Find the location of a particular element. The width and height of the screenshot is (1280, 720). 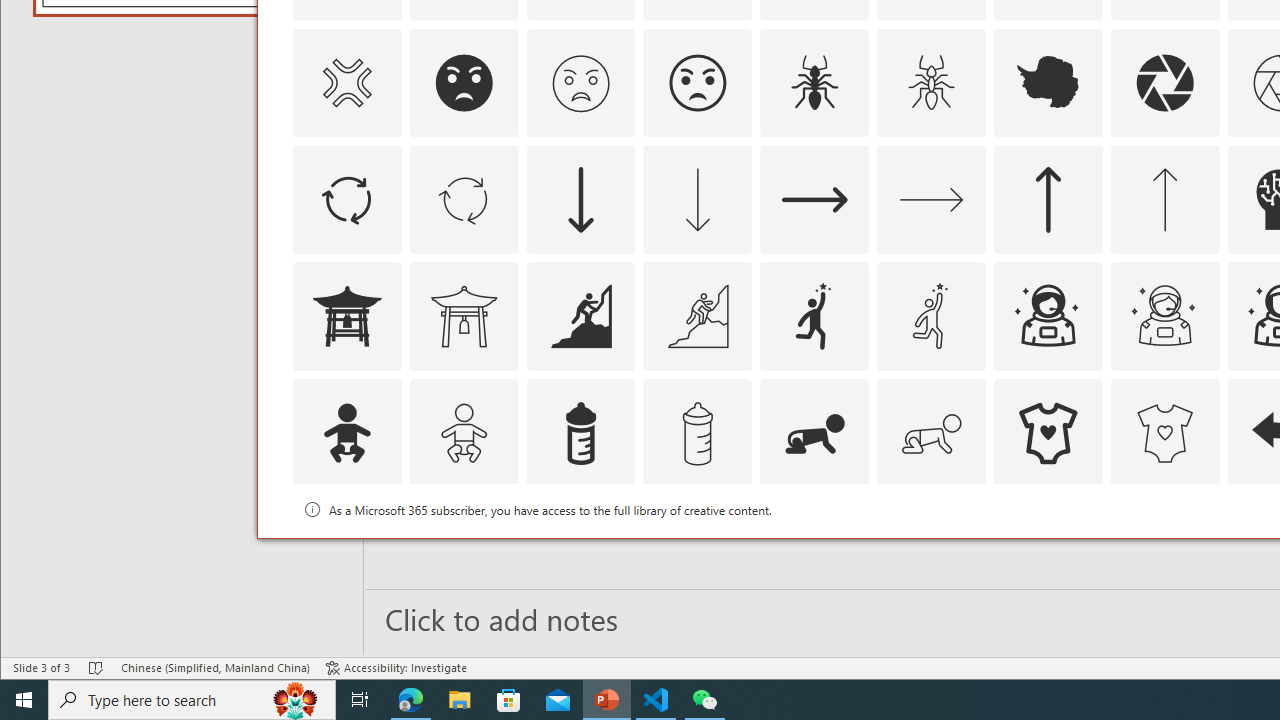

'Accessibility Checker Accessibility: Investigate' is located at coordinates (396, 668).